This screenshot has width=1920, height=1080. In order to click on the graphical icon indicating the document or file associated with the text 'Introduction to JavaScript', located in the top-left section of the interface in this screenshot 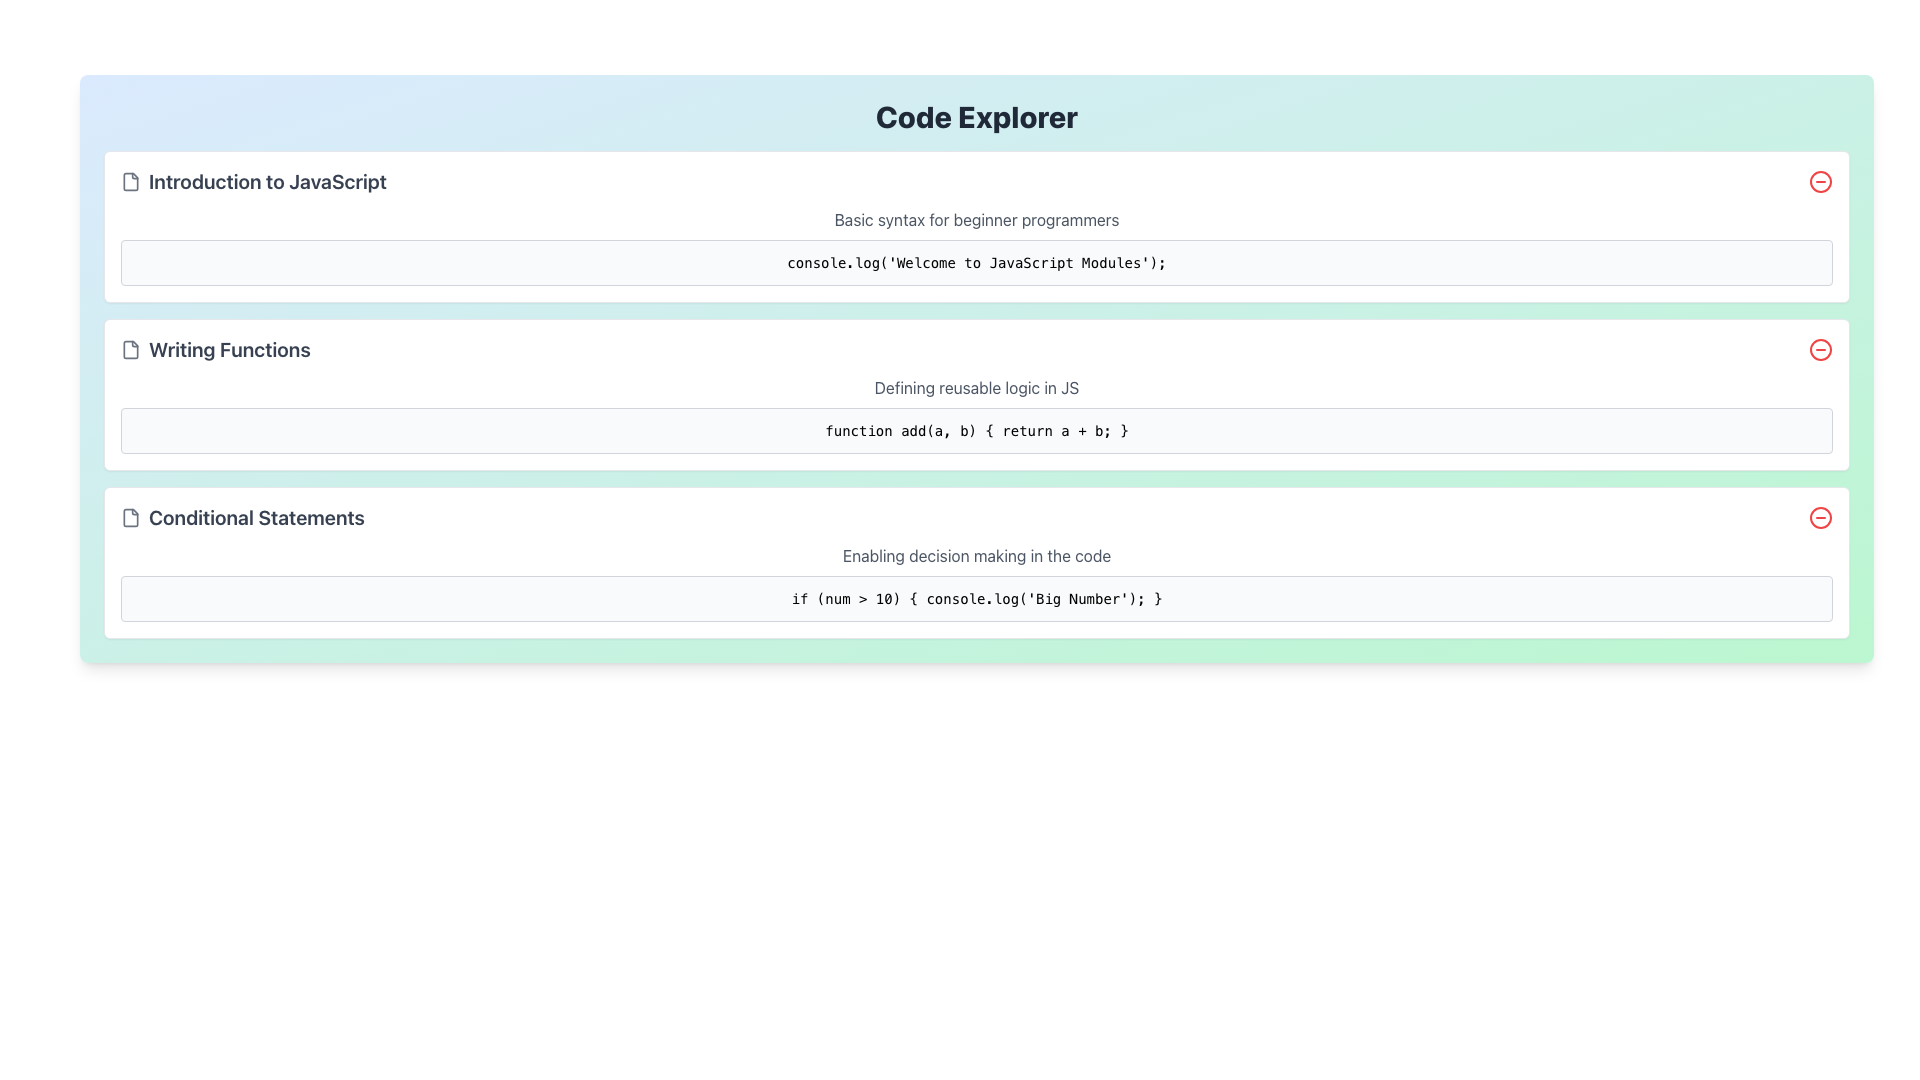, I will do `click(129, 181)`.